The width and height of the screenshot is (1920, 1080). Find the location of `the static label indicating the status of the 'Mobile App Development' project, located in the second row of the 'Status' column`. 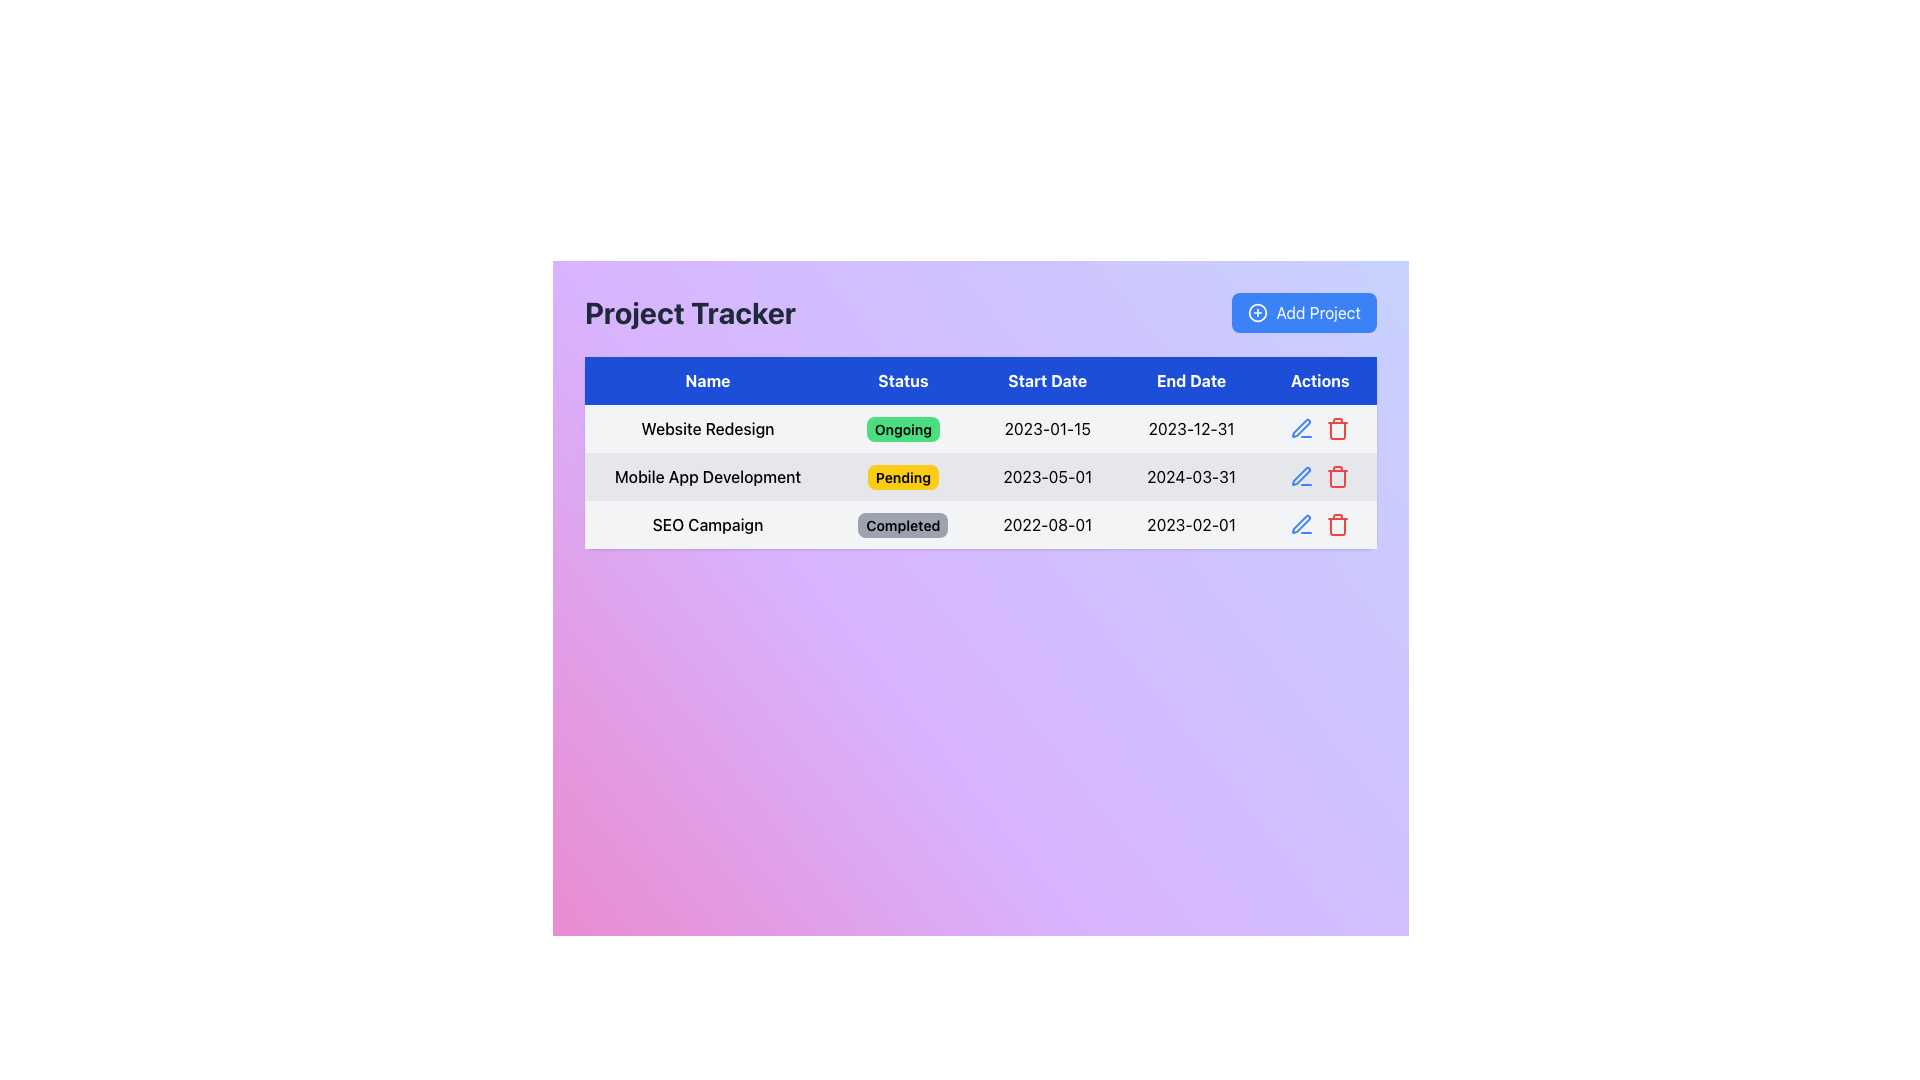

the static label indicating the status of the 'Mobile App Development' project, located in the second row of the 'Status' column is located at coordinates (902, 477).